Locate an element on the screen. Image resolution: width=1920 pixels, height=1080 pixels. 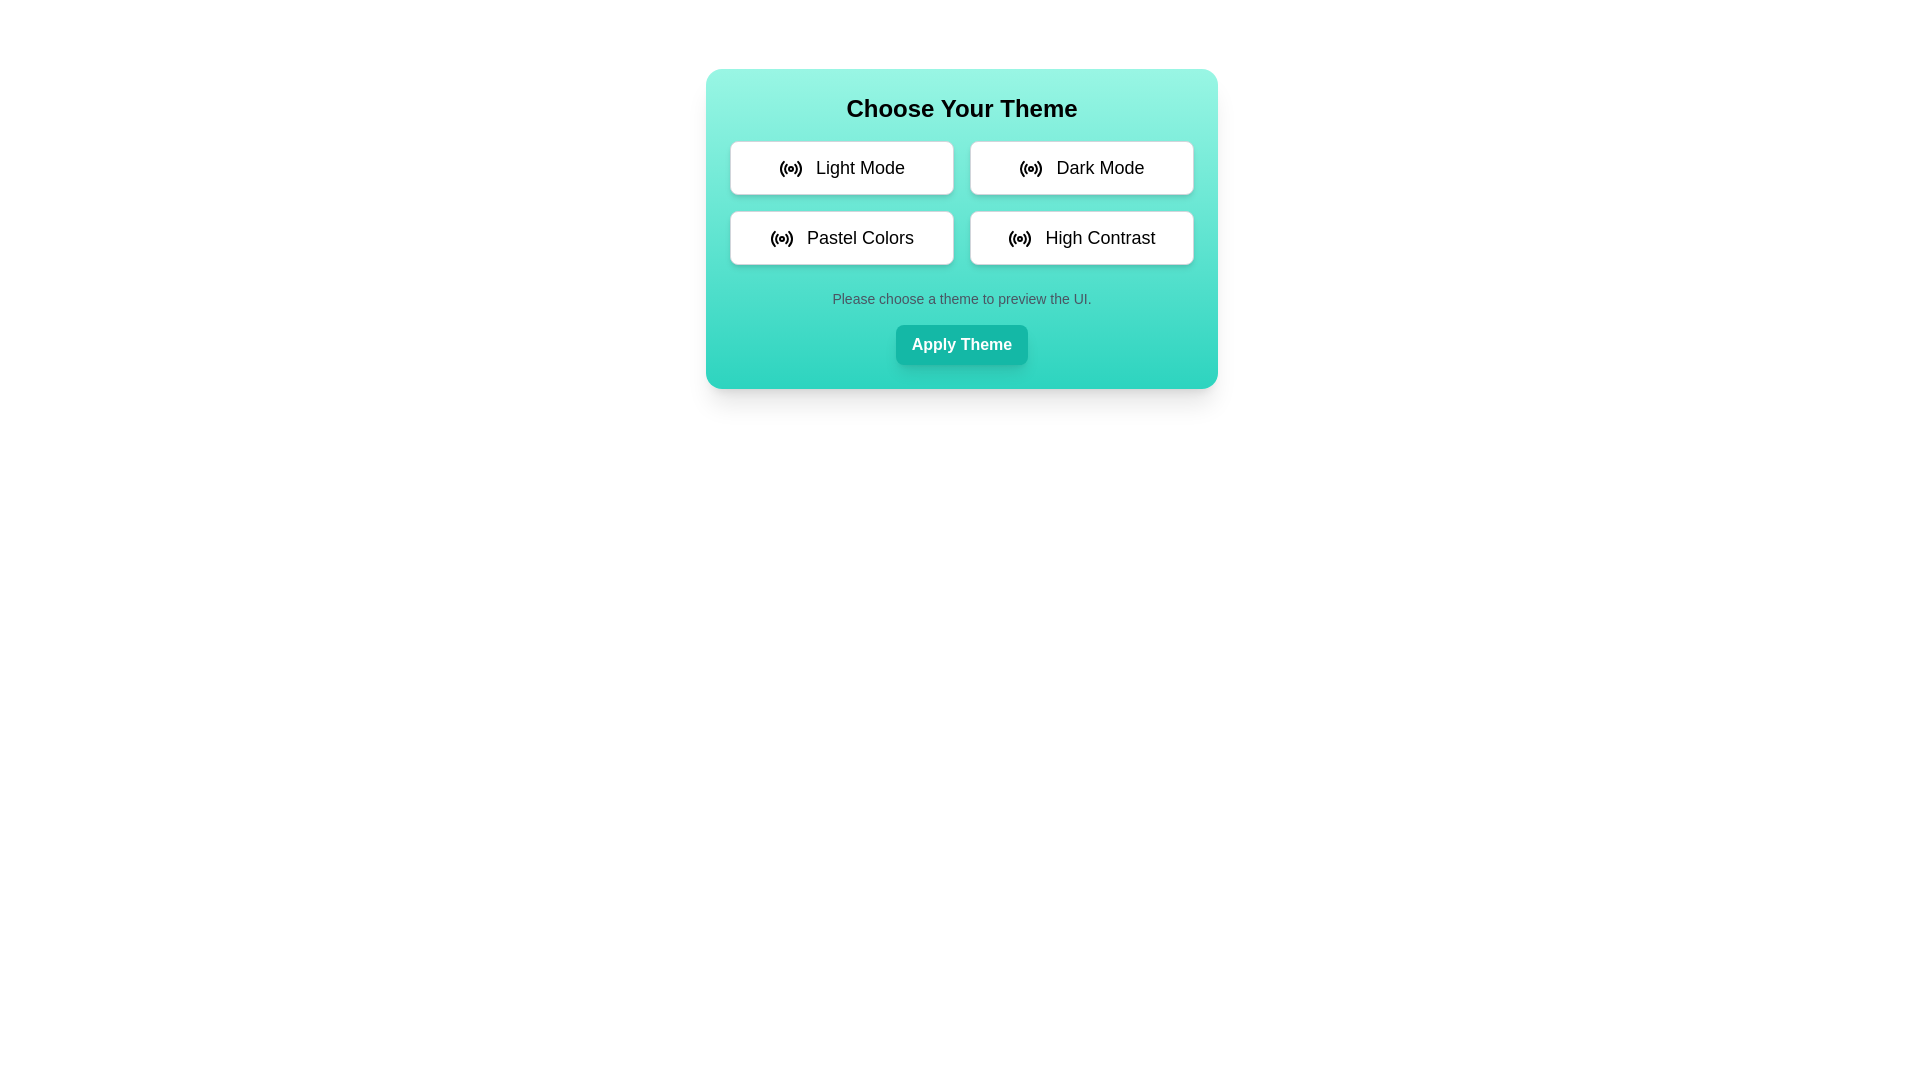
the 'Light Mode' button located in the top left corner of a 2x2 grid to trigger its hover effect is located at coordinates (841, 167).